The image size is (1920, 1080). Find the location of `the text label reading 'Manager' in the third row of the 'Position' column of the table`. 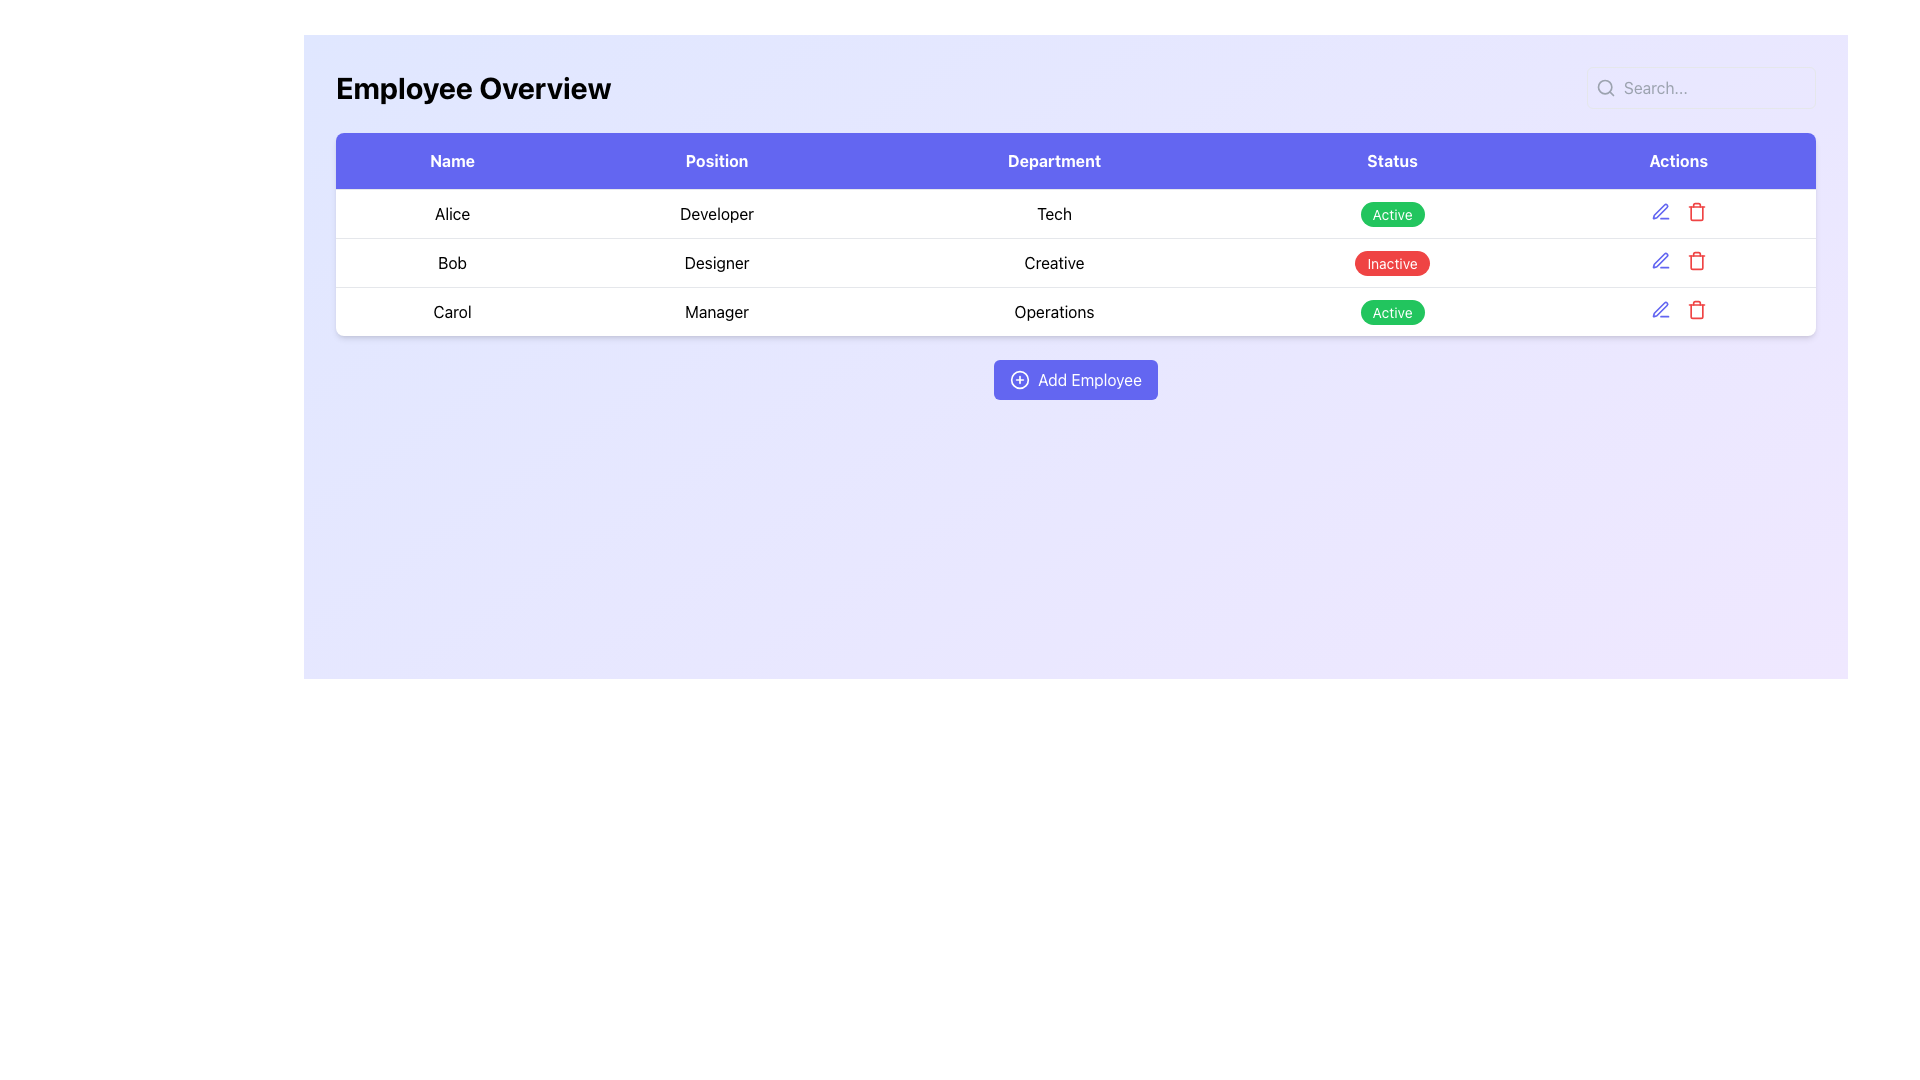

the text label reading 'Manager' in the third row of the 'Position' column of the table is located at coordinates (717, 311).